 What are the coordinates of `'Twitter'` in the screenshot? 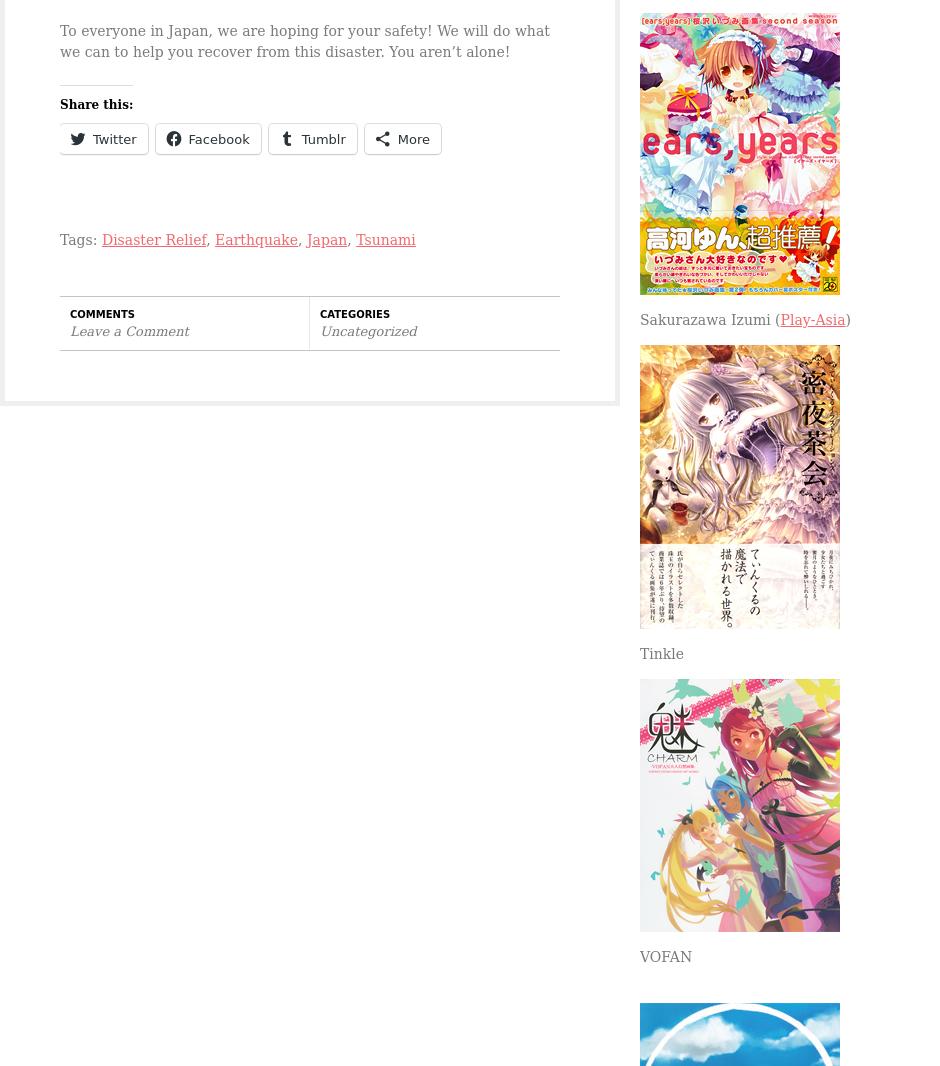 It's located at (114, 138).